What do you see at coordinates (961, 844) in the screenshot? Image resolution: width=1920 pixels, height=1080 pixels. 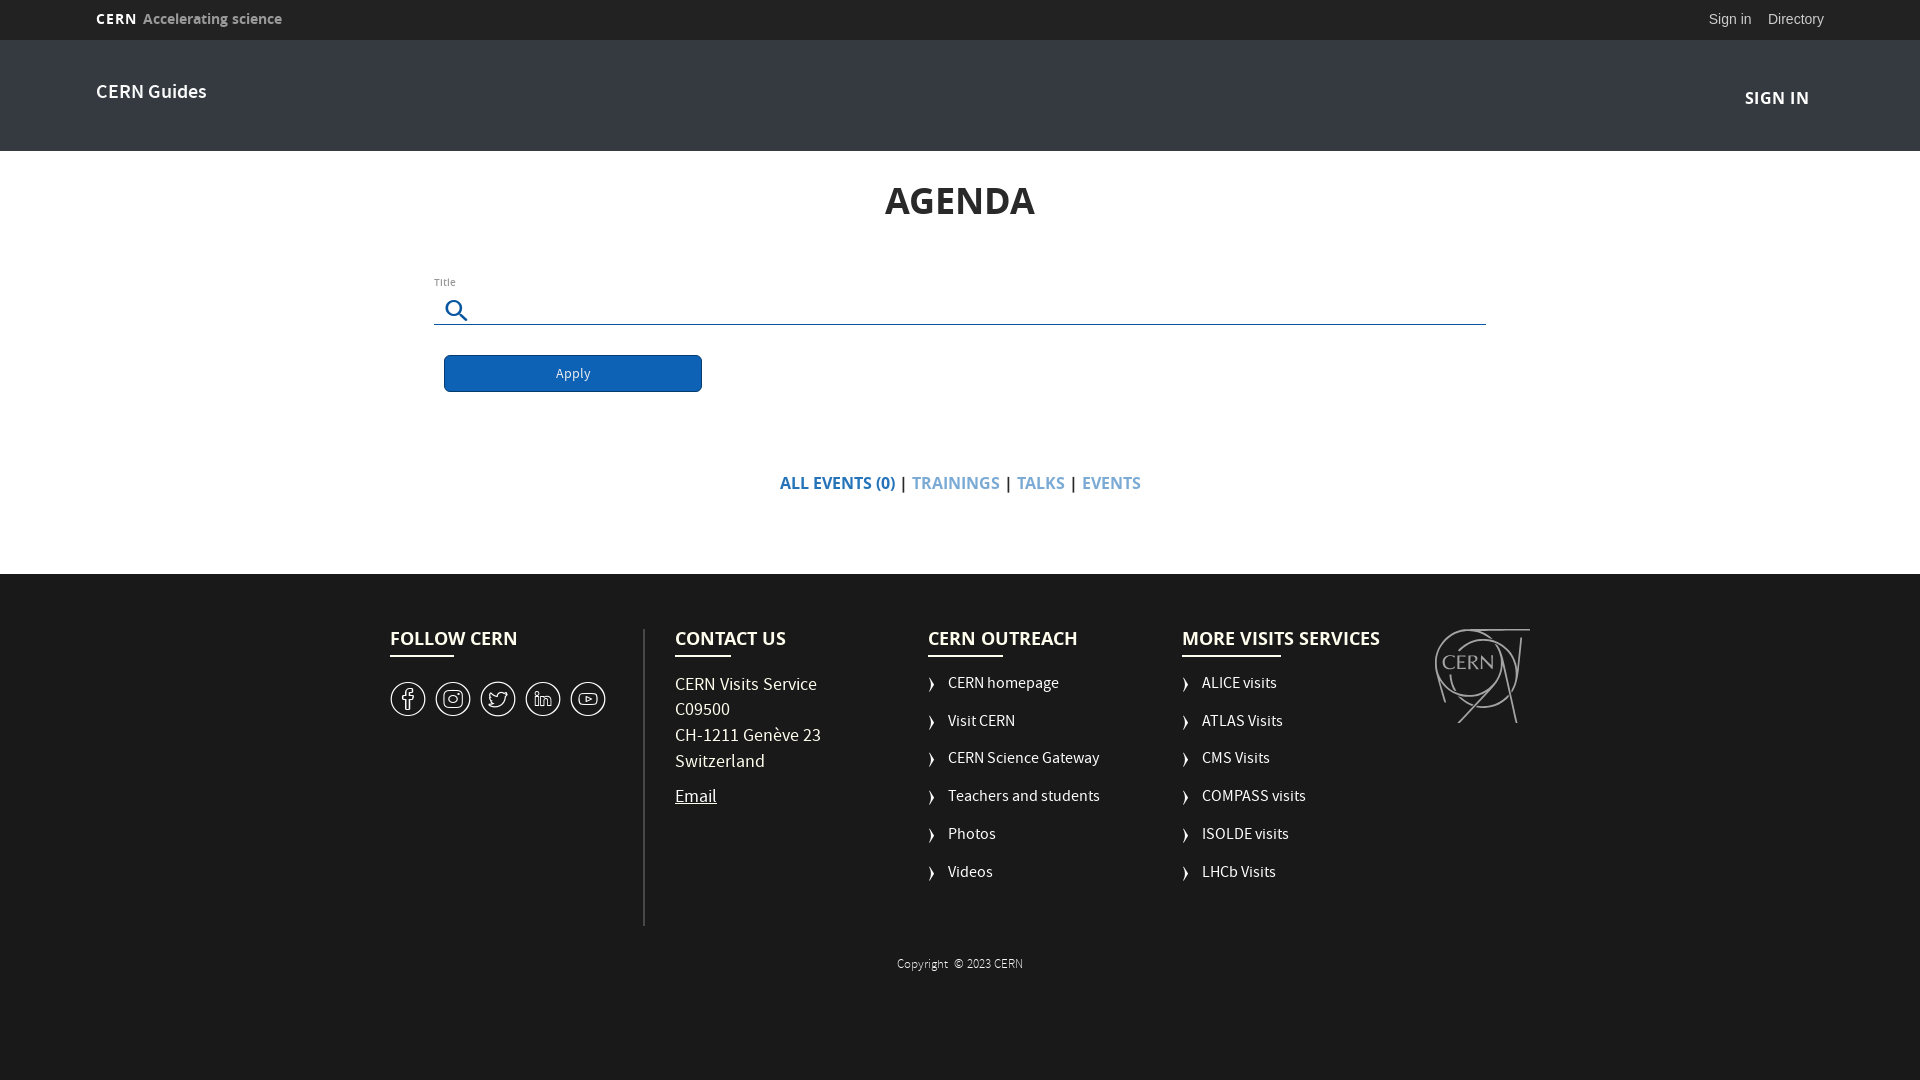 I see `'Photos'` at bounding box center [961, 844].